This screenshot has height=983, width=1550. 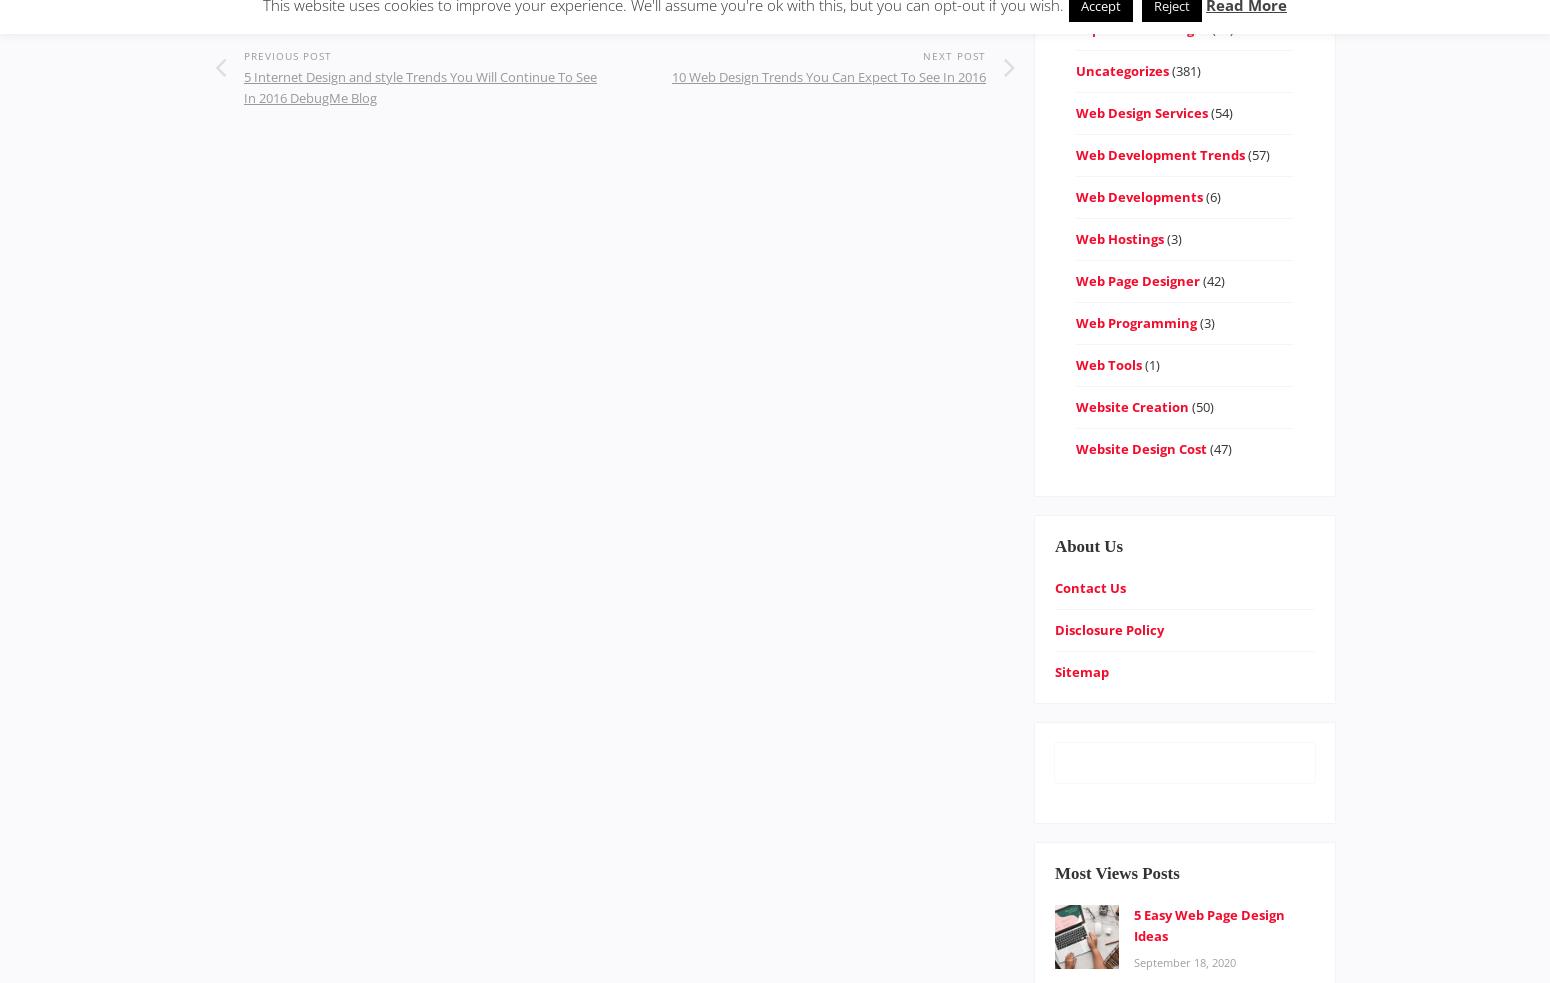 I want to click on 'Previous Post', so click(x=287, y=55).